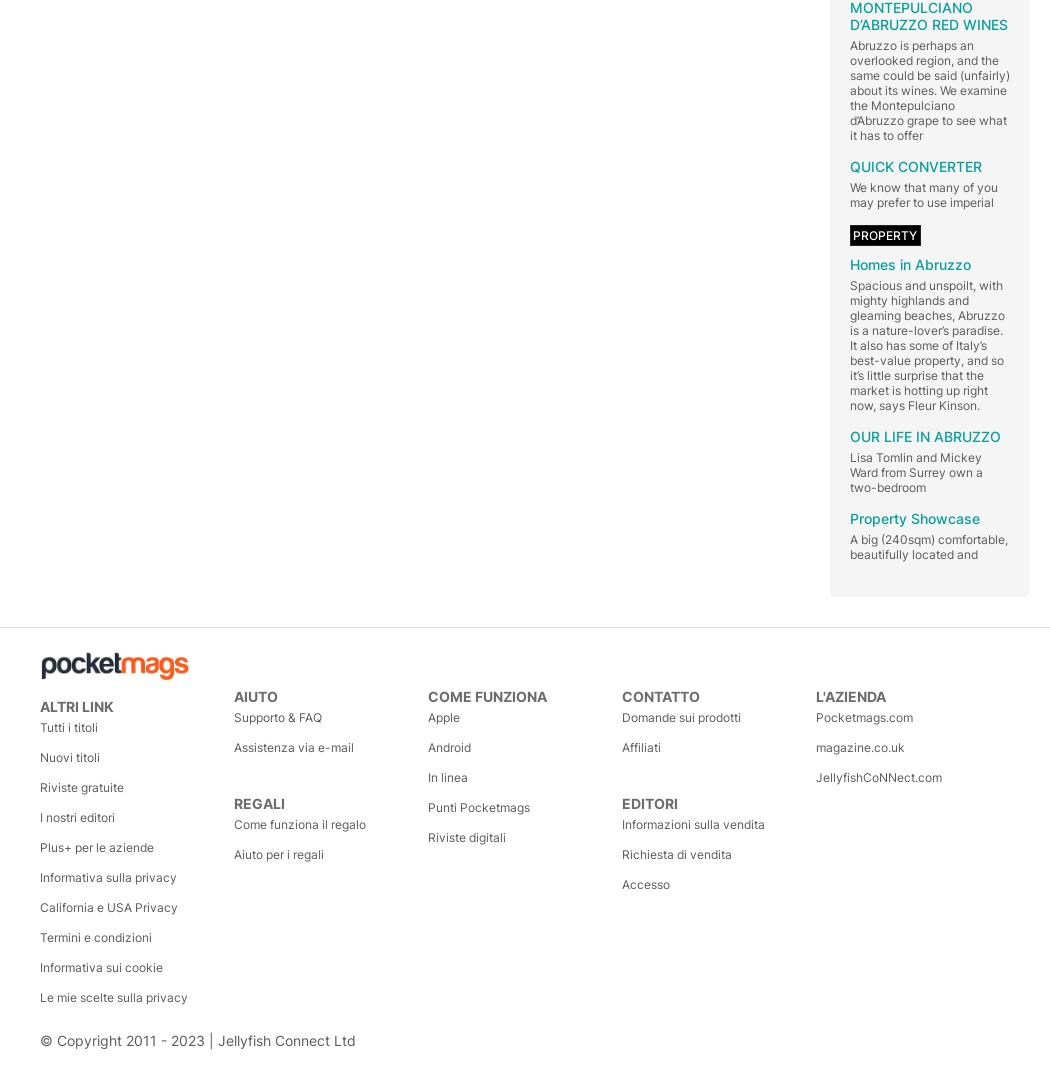  What do you see at coordinates (113, 996) in the screenshot?
I see `'Le mie scelte sulla privacy'` at bounding box center [113, 996].